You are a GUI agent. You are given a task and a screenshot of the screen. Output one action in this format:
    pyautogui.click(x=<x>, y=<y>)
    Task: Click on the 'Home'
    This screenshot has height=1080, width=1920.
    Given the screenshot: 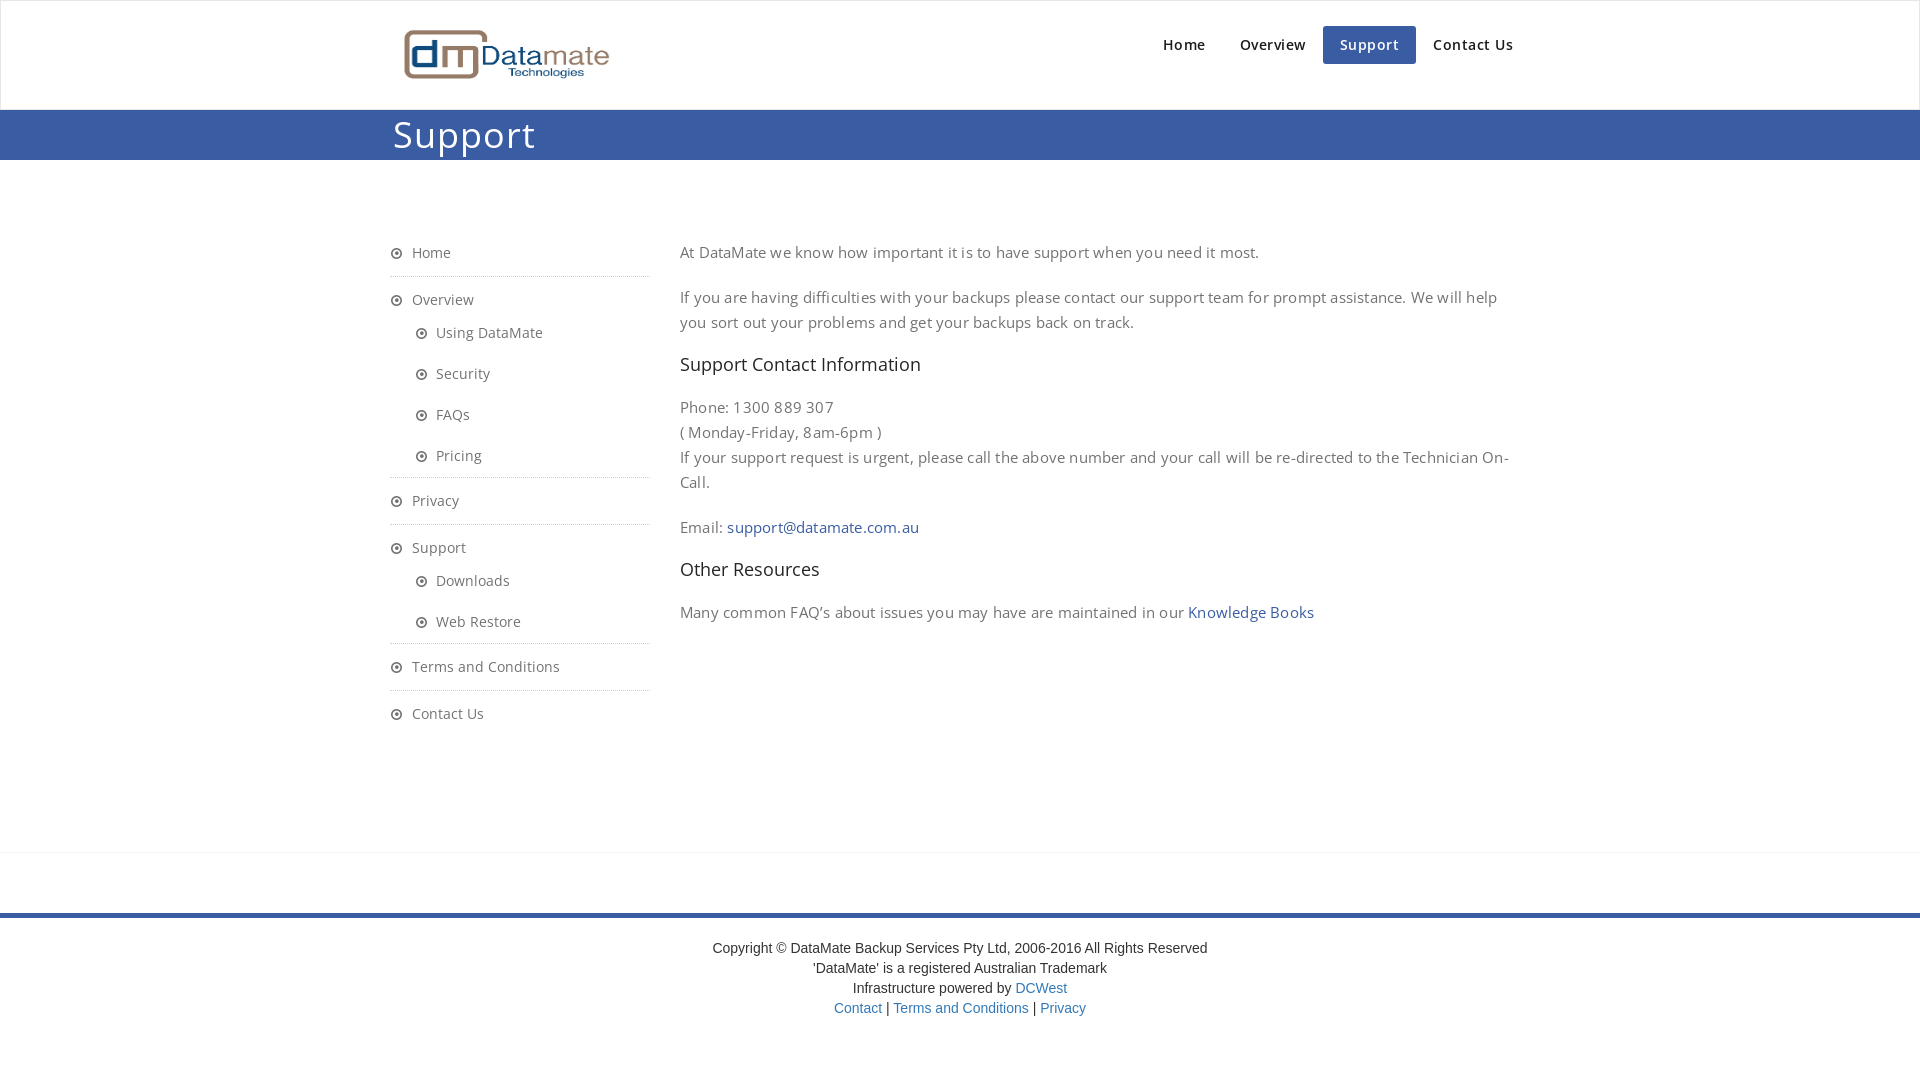 What is the action you would take?
    pyautogui.click(x=1184, y=45)
    